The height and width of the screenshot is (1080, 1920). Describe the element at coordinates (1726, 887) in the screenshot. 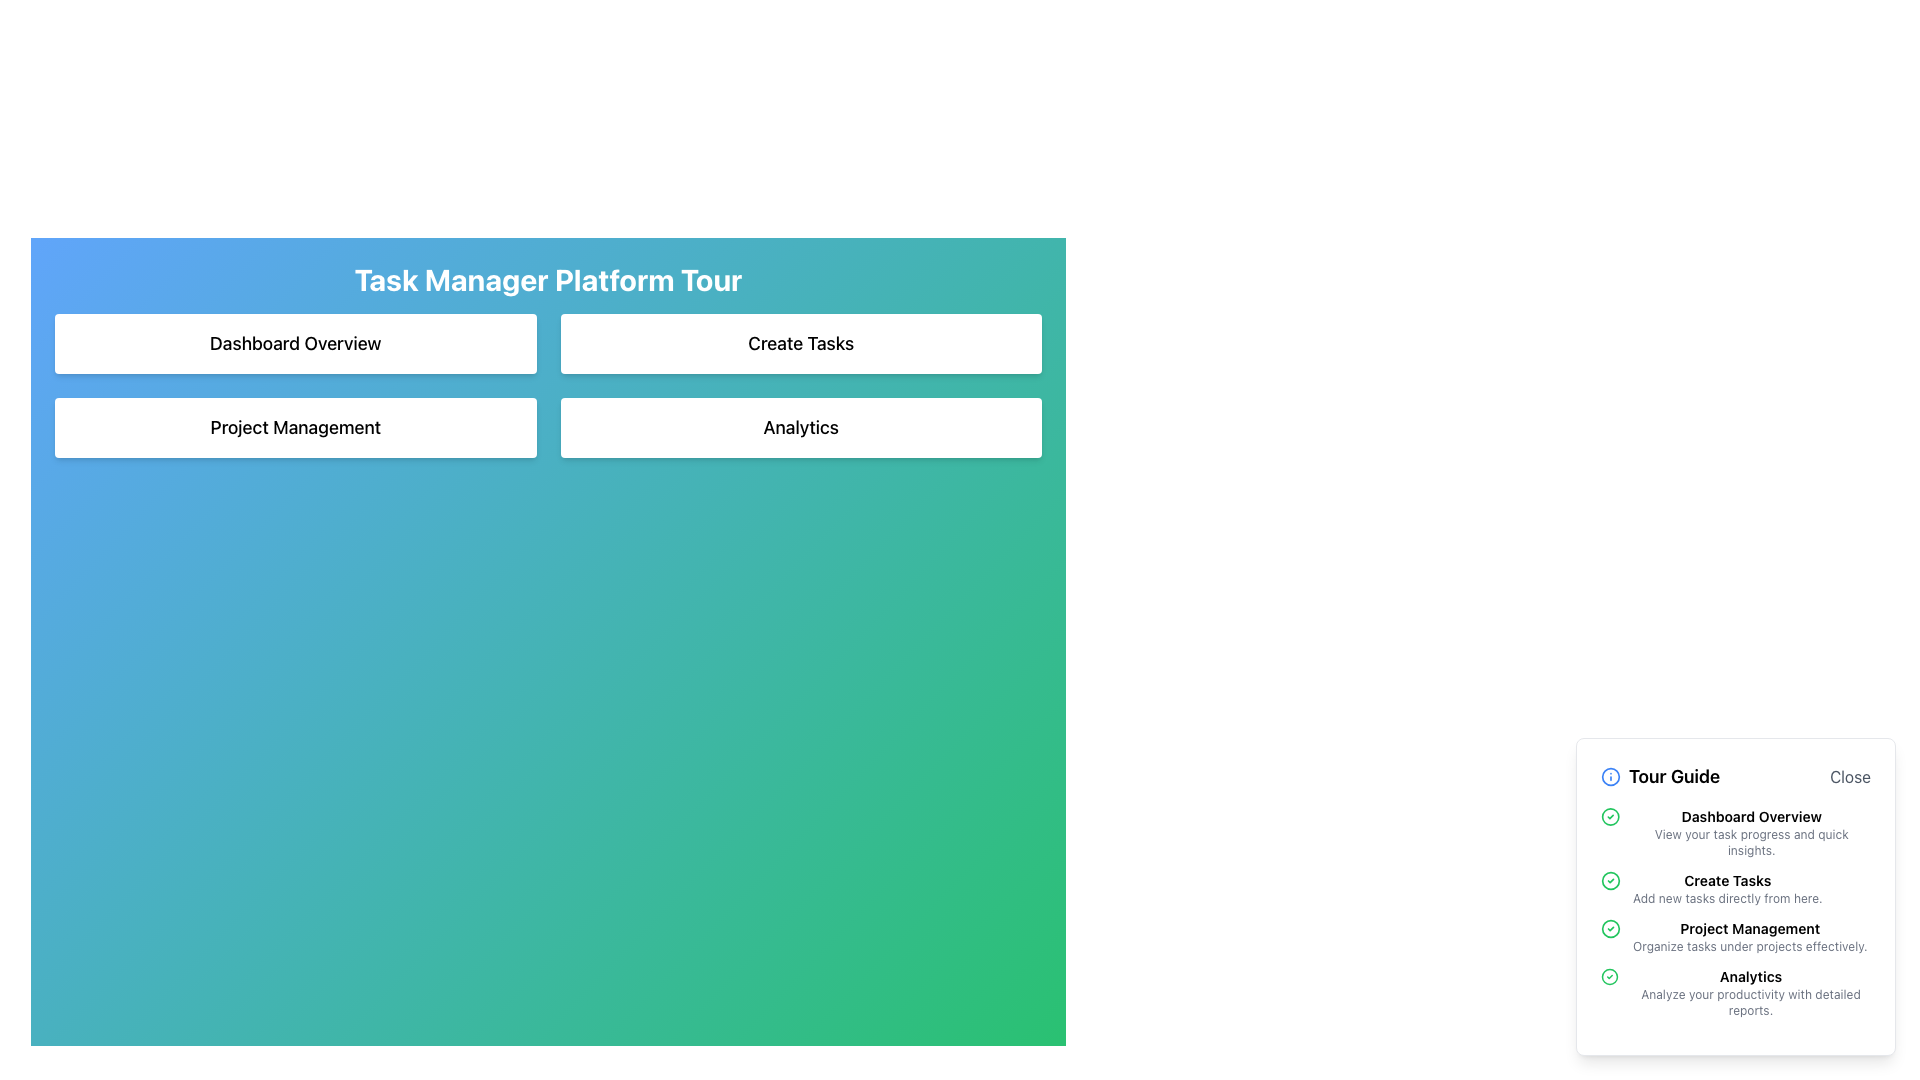

I see `the Text Block that displays 'Create Tasks' and 'Add new tasks directly from here.' located in the right section of the overlay panel, second in the vertical list` at that location.